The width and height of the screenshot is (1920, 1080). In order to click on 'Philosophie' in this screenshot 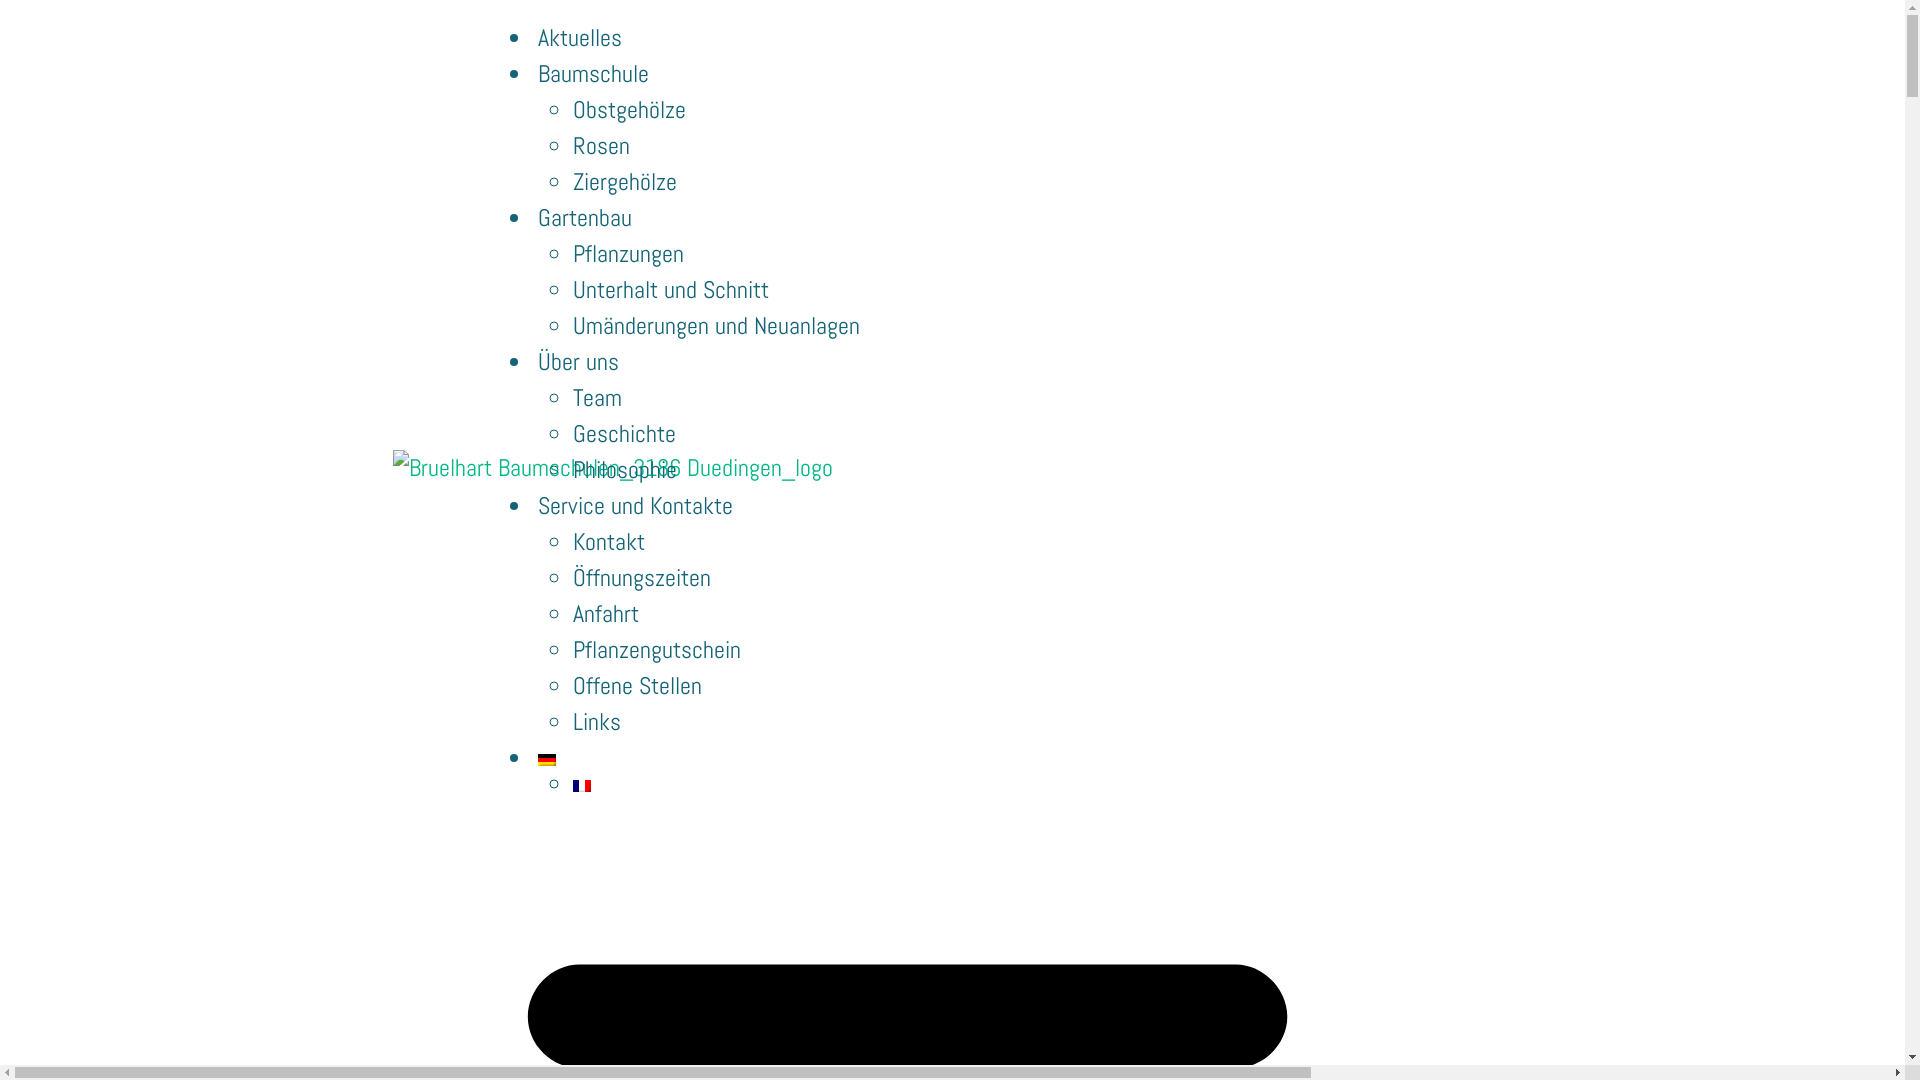, I will do `click(623, 469)`.